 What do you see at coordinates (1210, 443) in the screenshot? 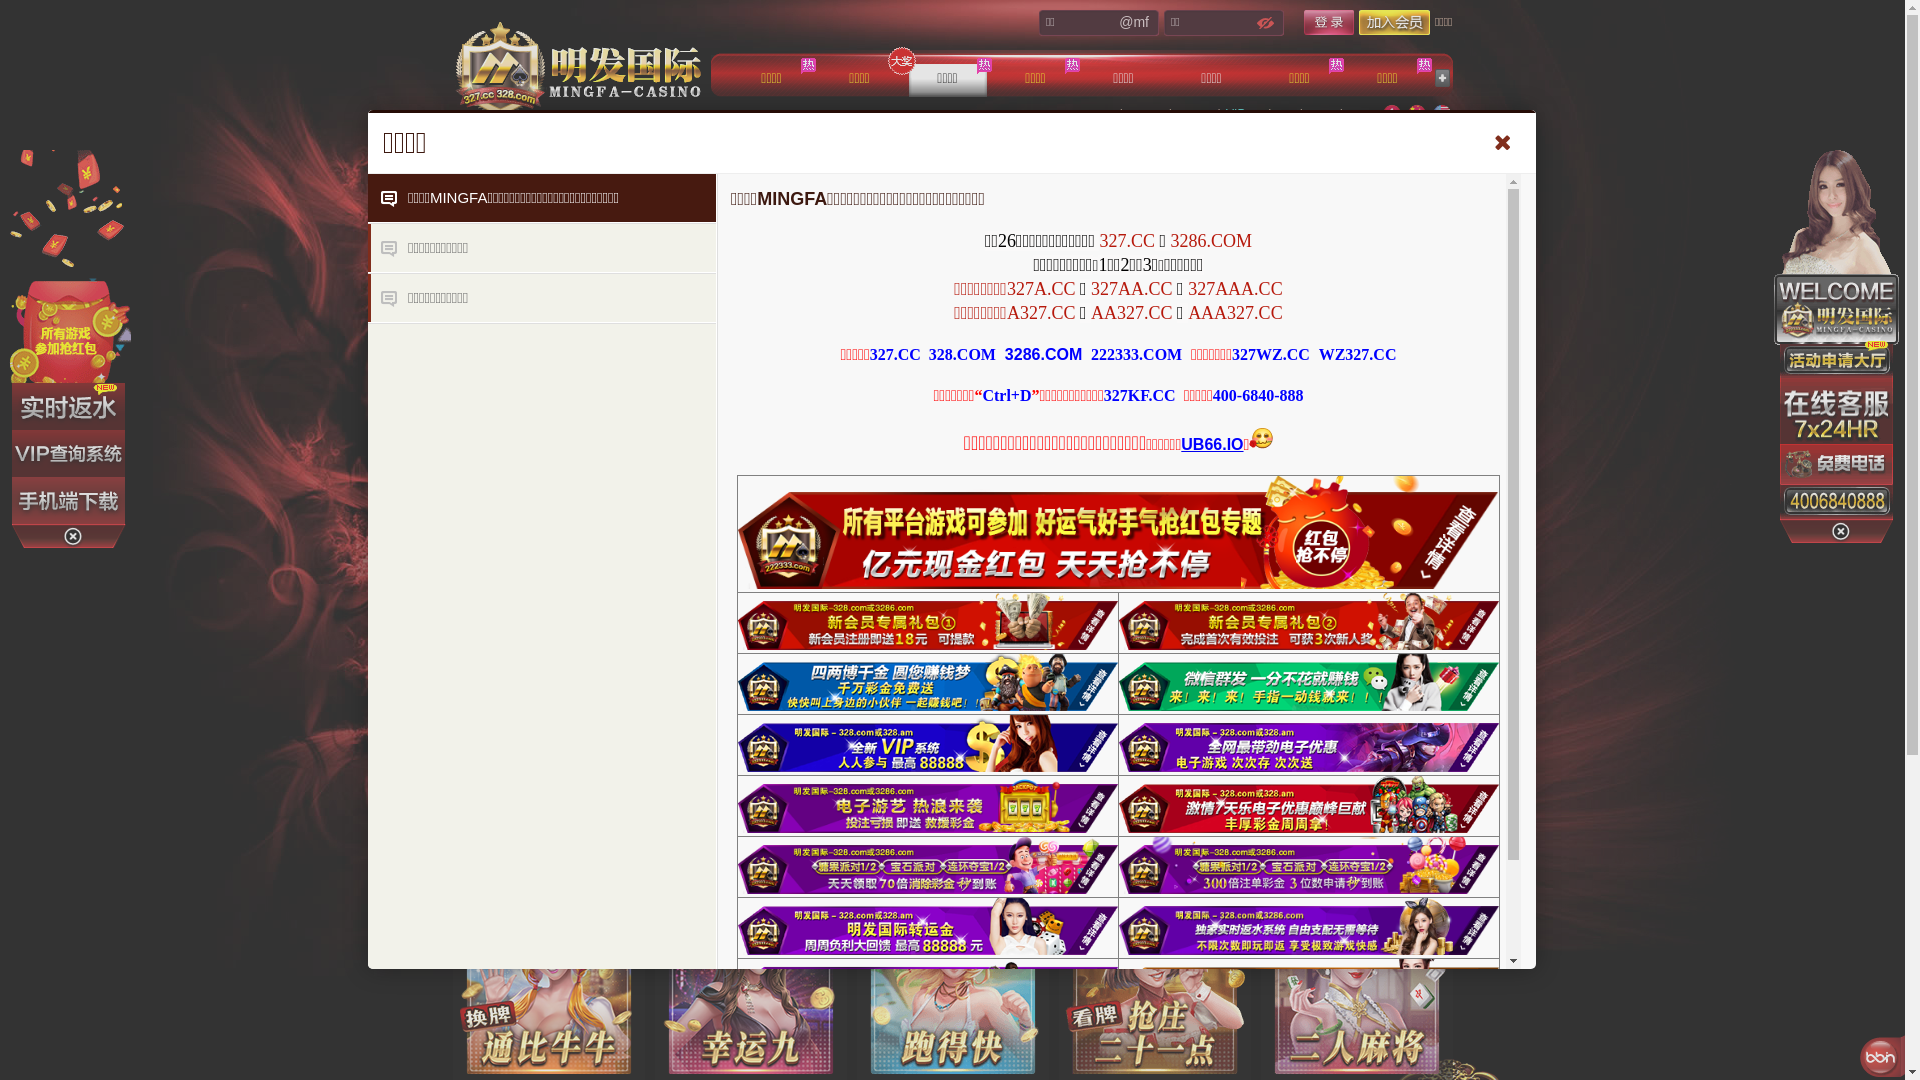
I see `'UB66.IO'` at bounding box center [1210, 443].